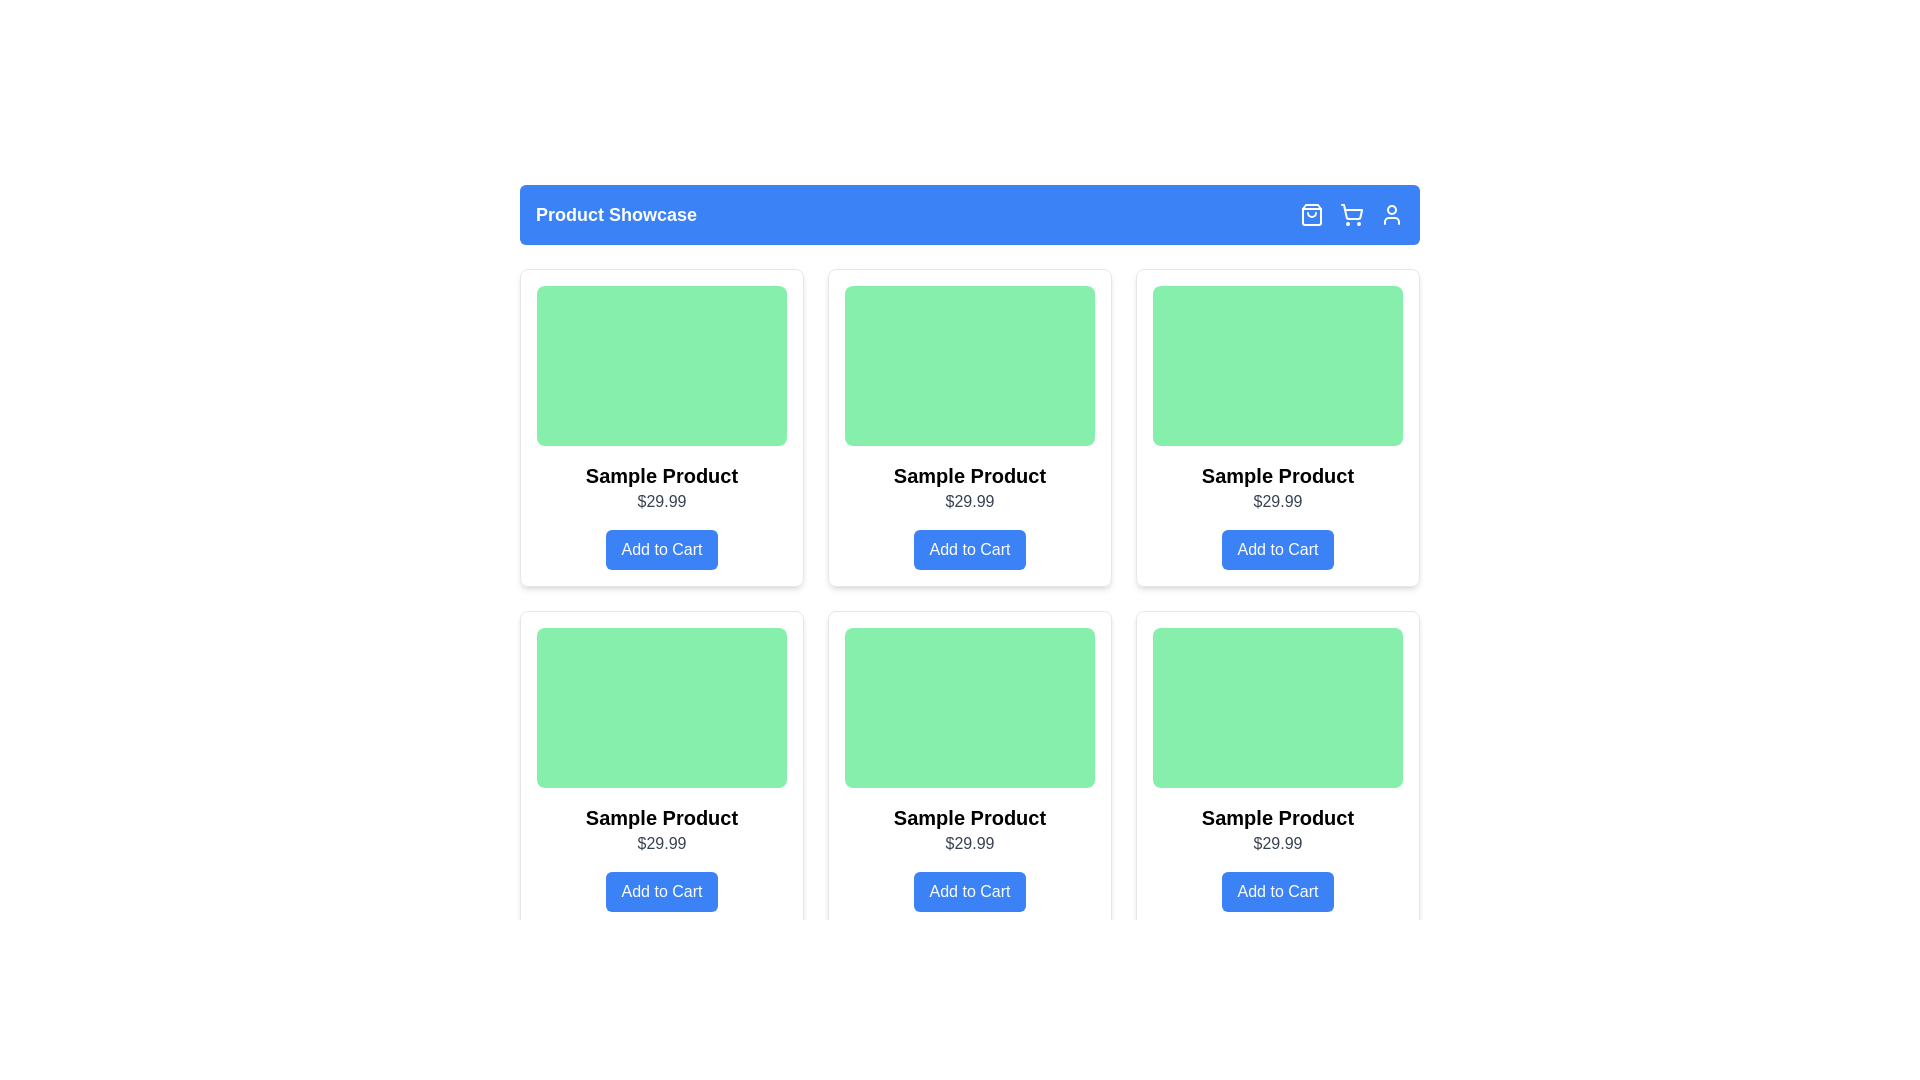  What do you see at coordinates (1352, 215) in the screenshot?
I see `the shopping cart icon located as the second icon from the left in the row of icons at the rightmost end of the blue header bar` at bounding box center [1352, 215].